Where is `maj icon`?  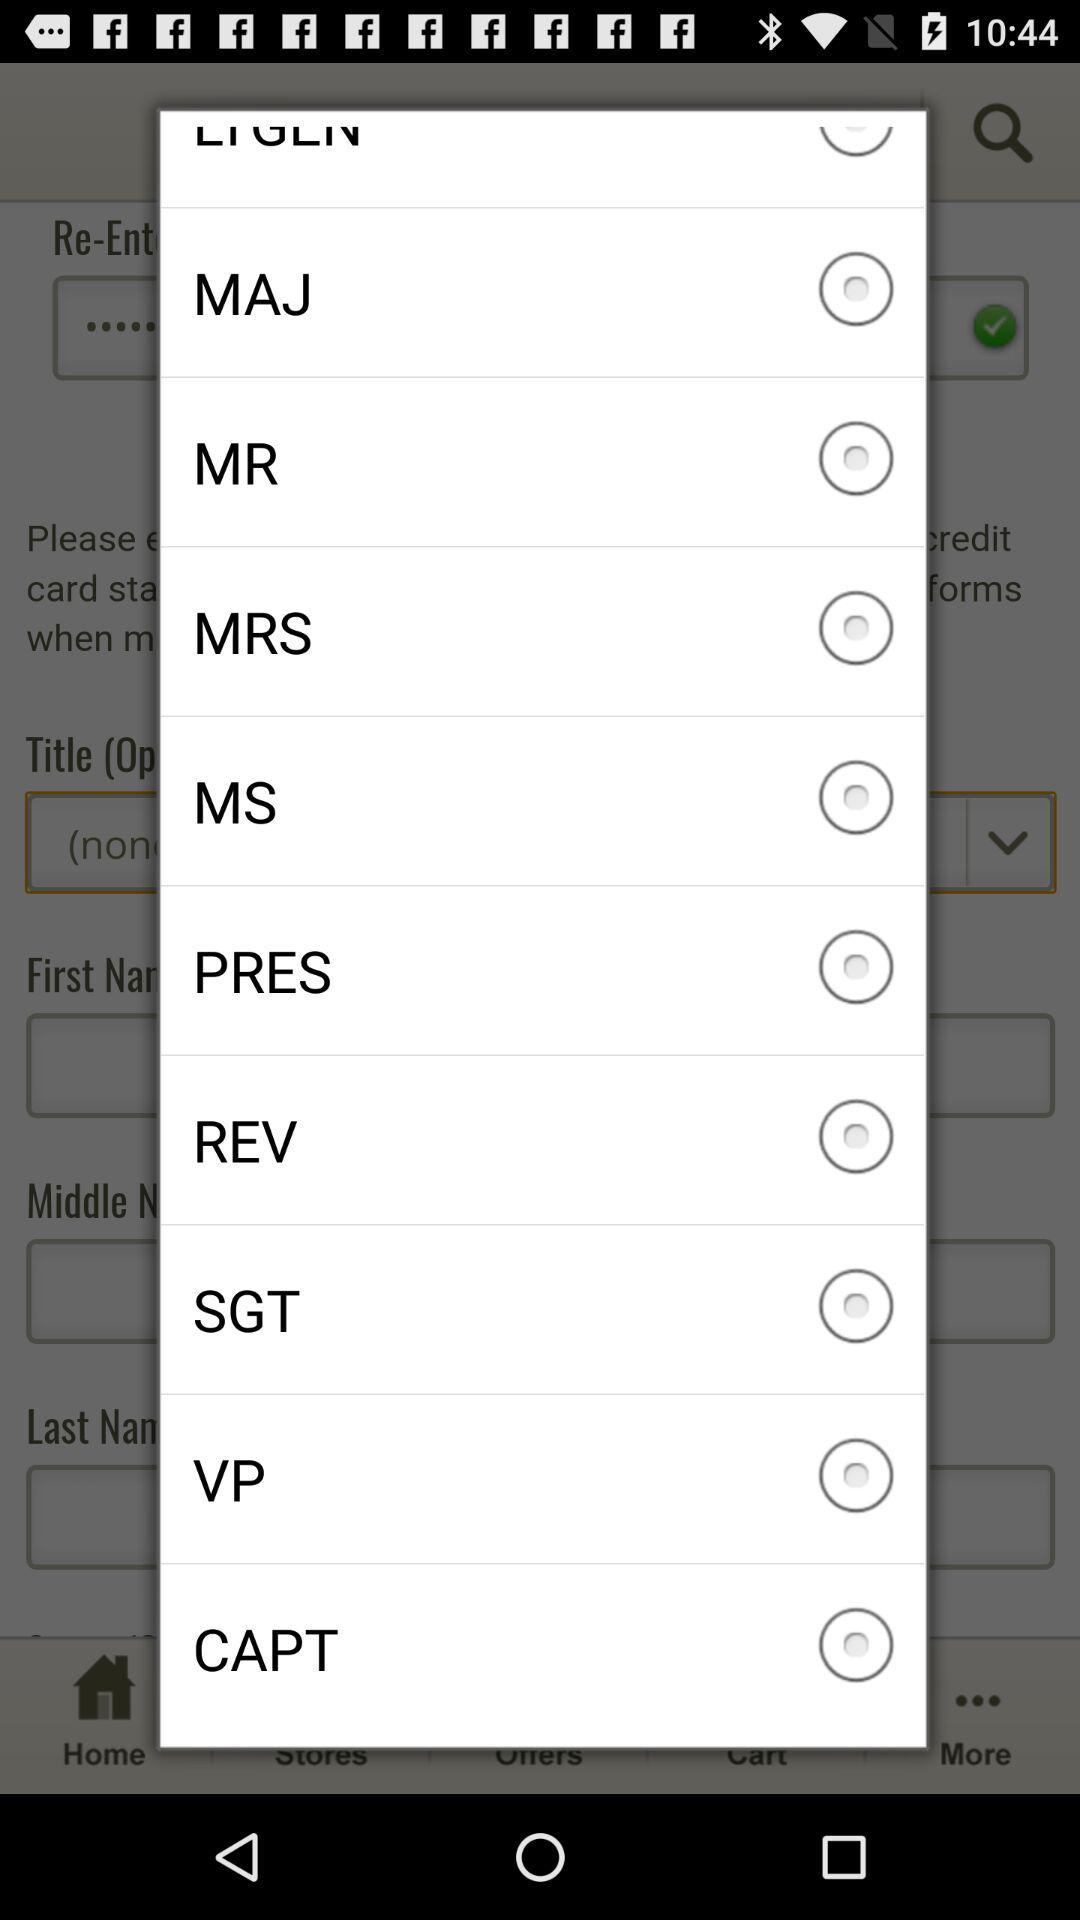
maj icon is located at coordinates (542, 291).